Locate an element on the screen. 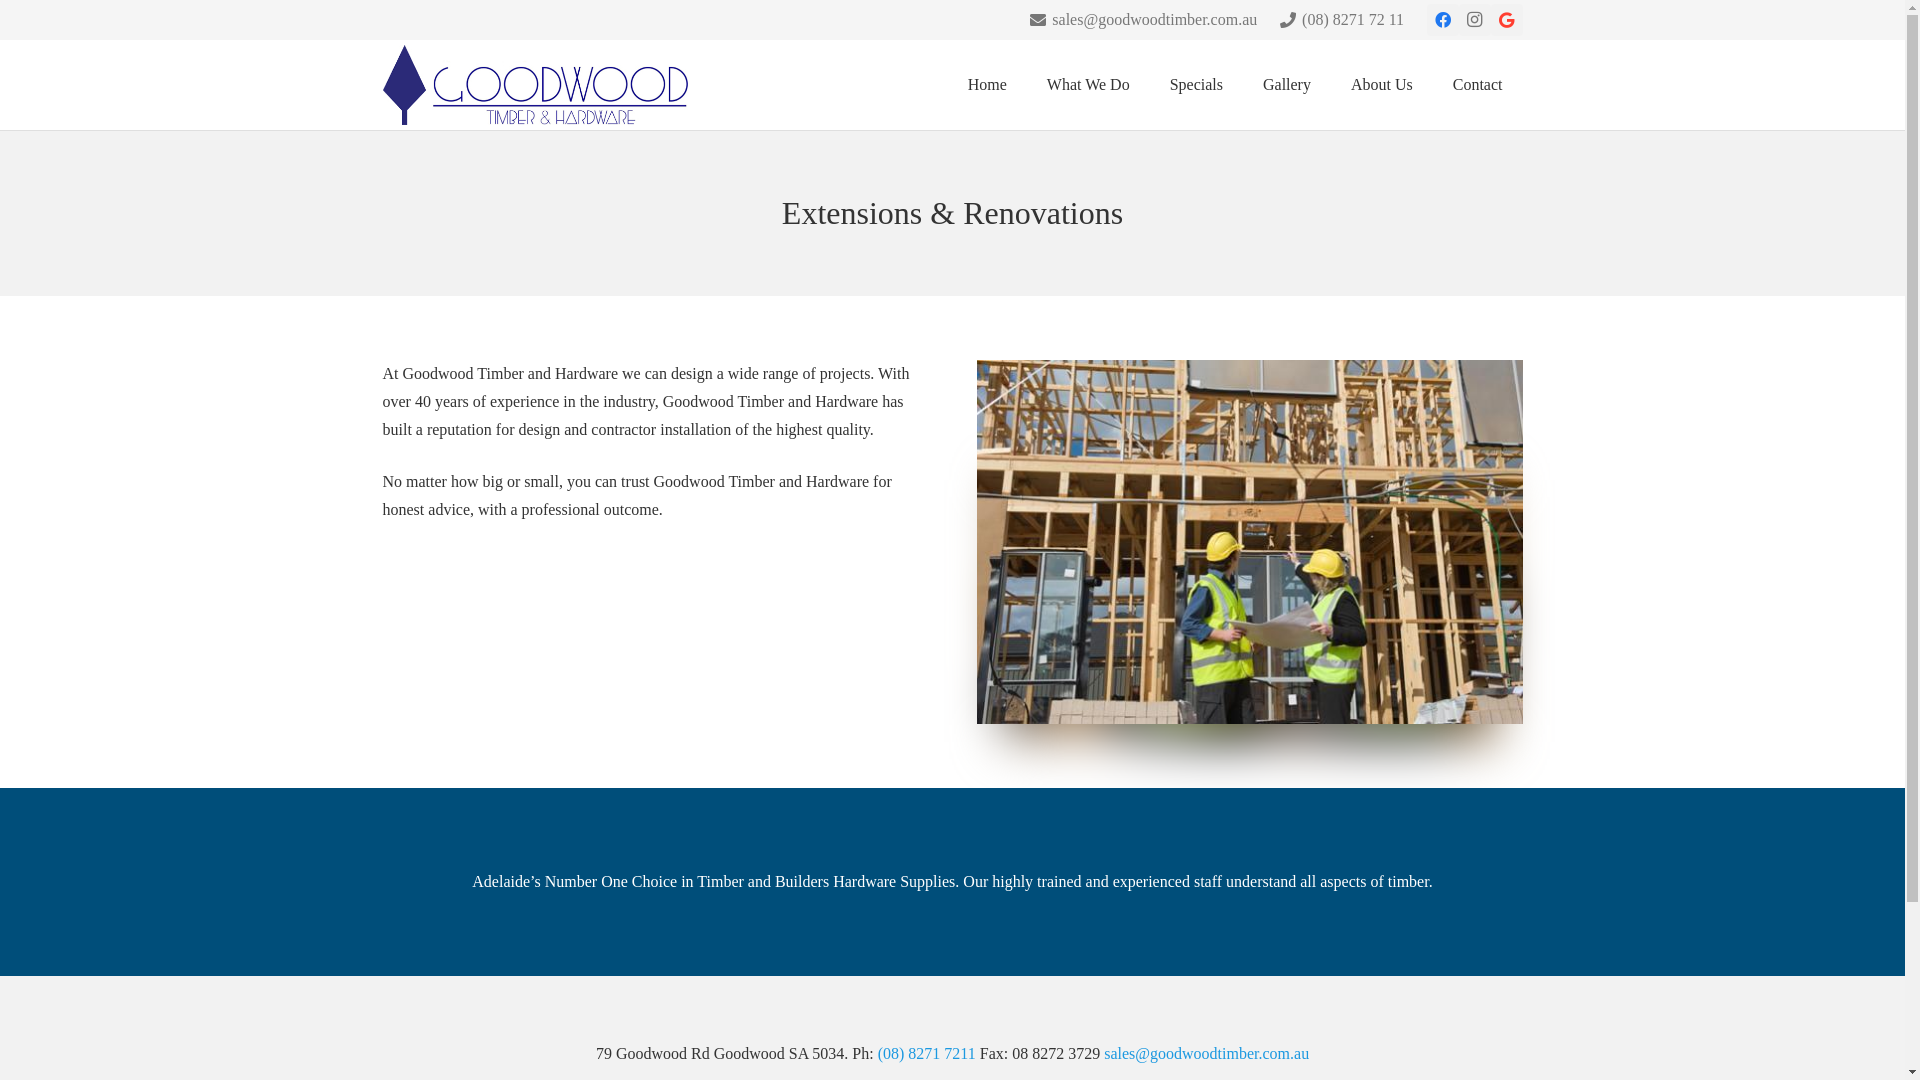  'Facebook' is located at coordinates (1441, 19).